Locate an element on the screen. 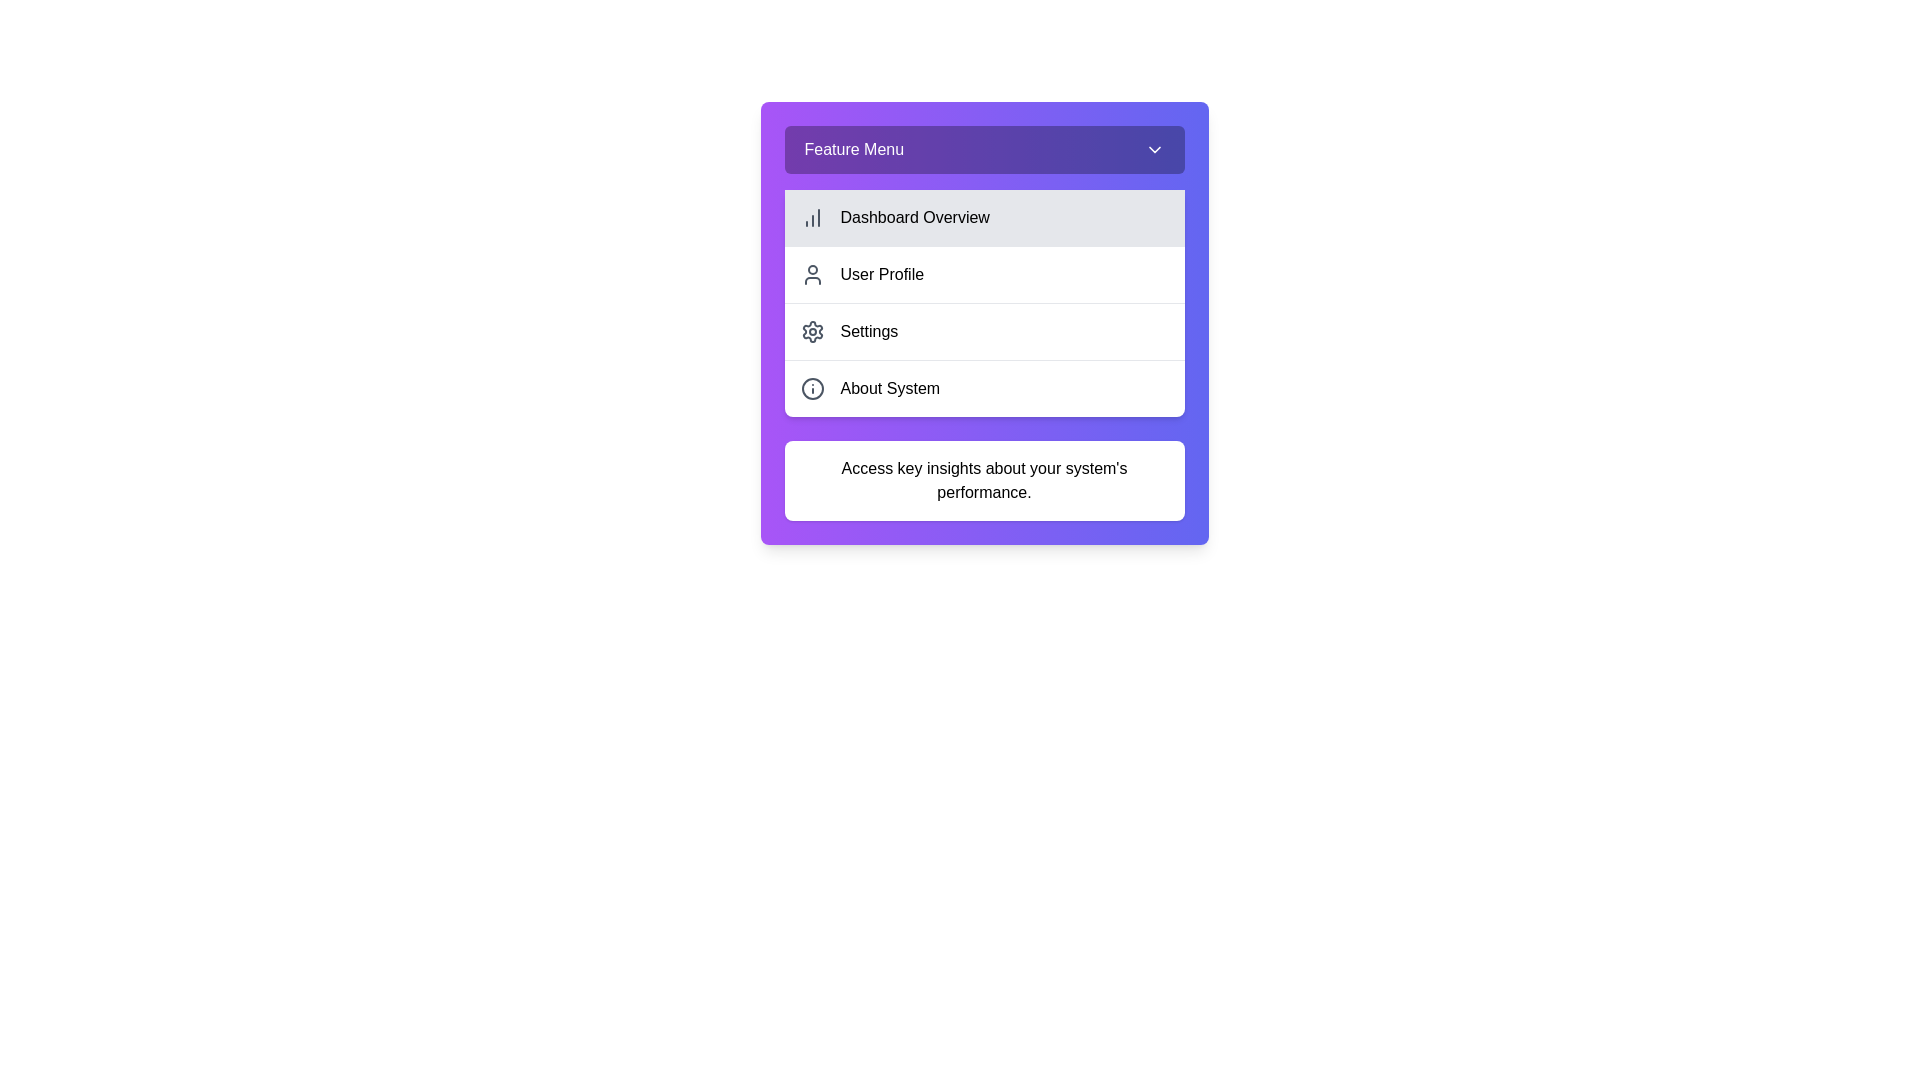 The height and width of the screenshot is (1080, 1920). the 'User Profile' menu item, which is the second item in the vertical menu is located at coordinates (984, 274).